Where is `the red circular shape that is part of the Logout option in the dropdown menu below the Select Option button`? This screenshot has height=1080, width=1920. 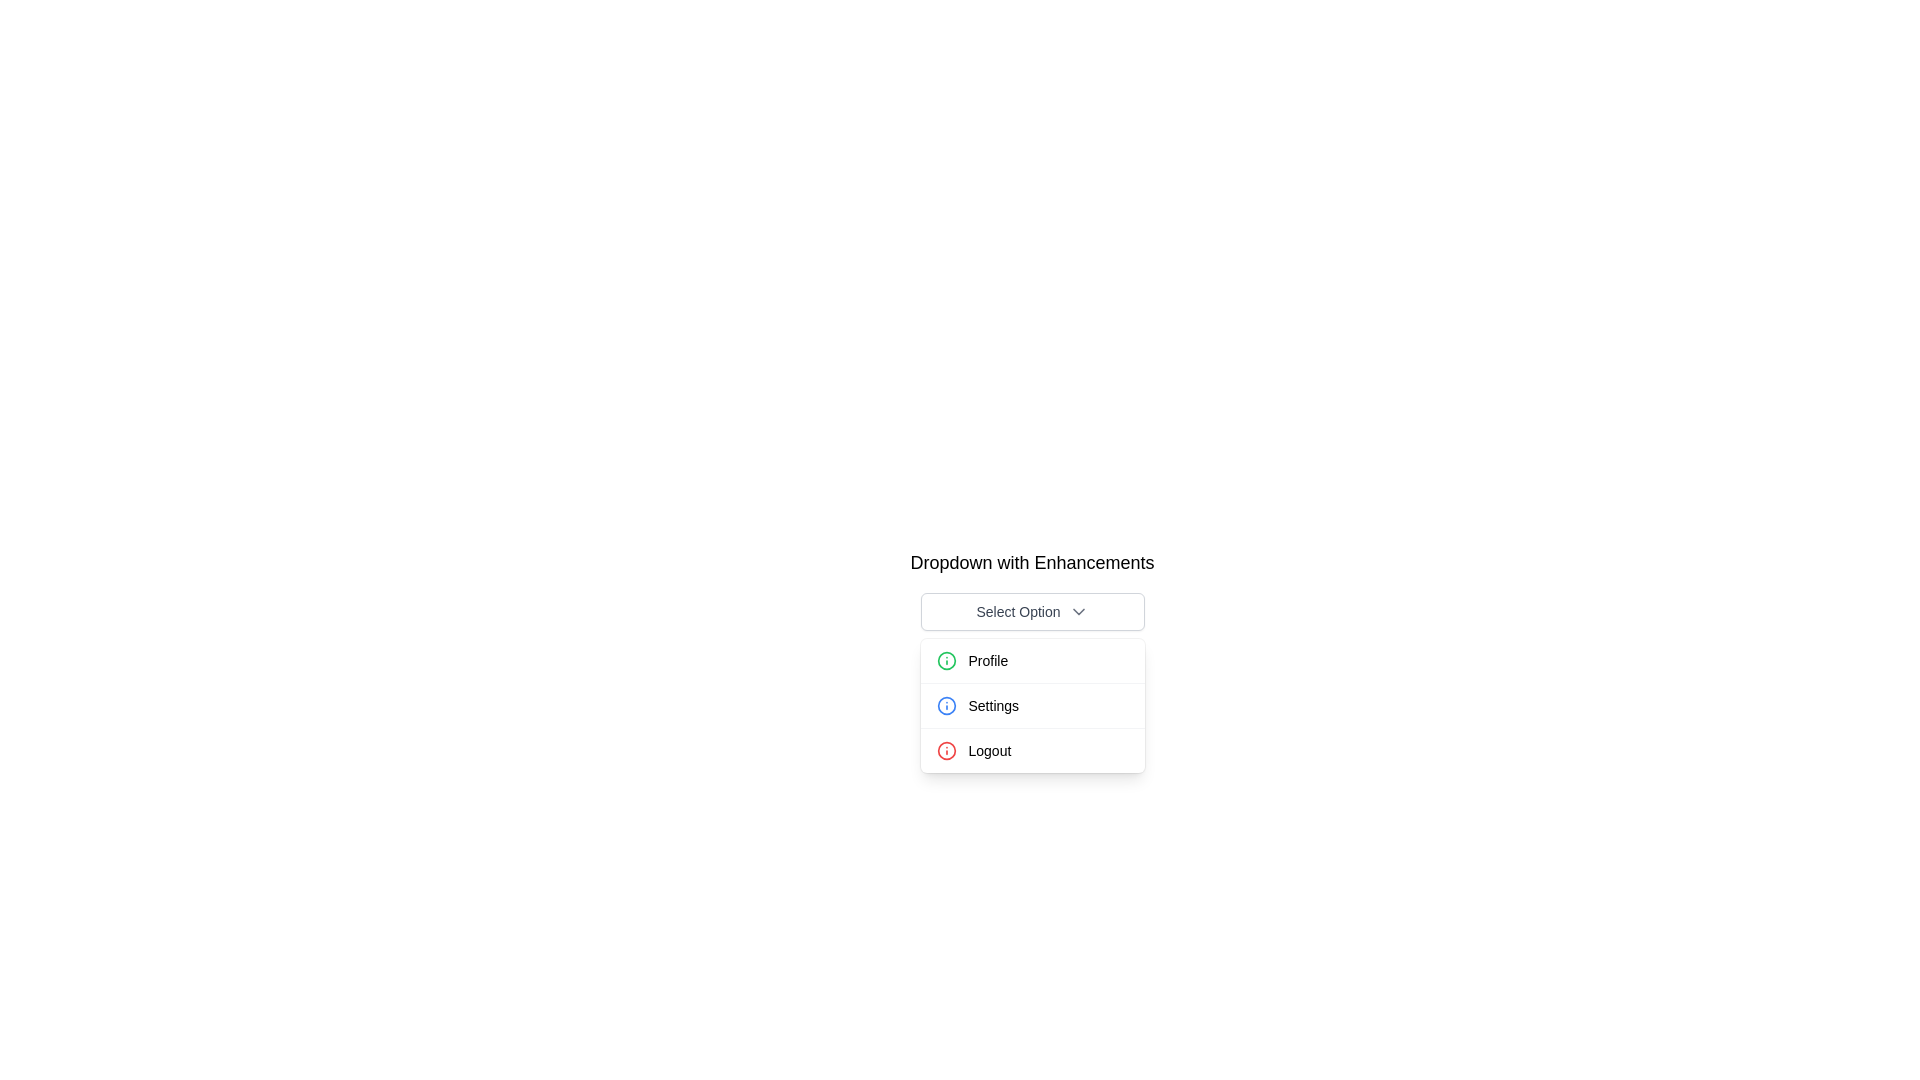 the red circular shape that is part of the Logout option in the dropdown menu below the Select Option button is located at coordinates (945, 751).